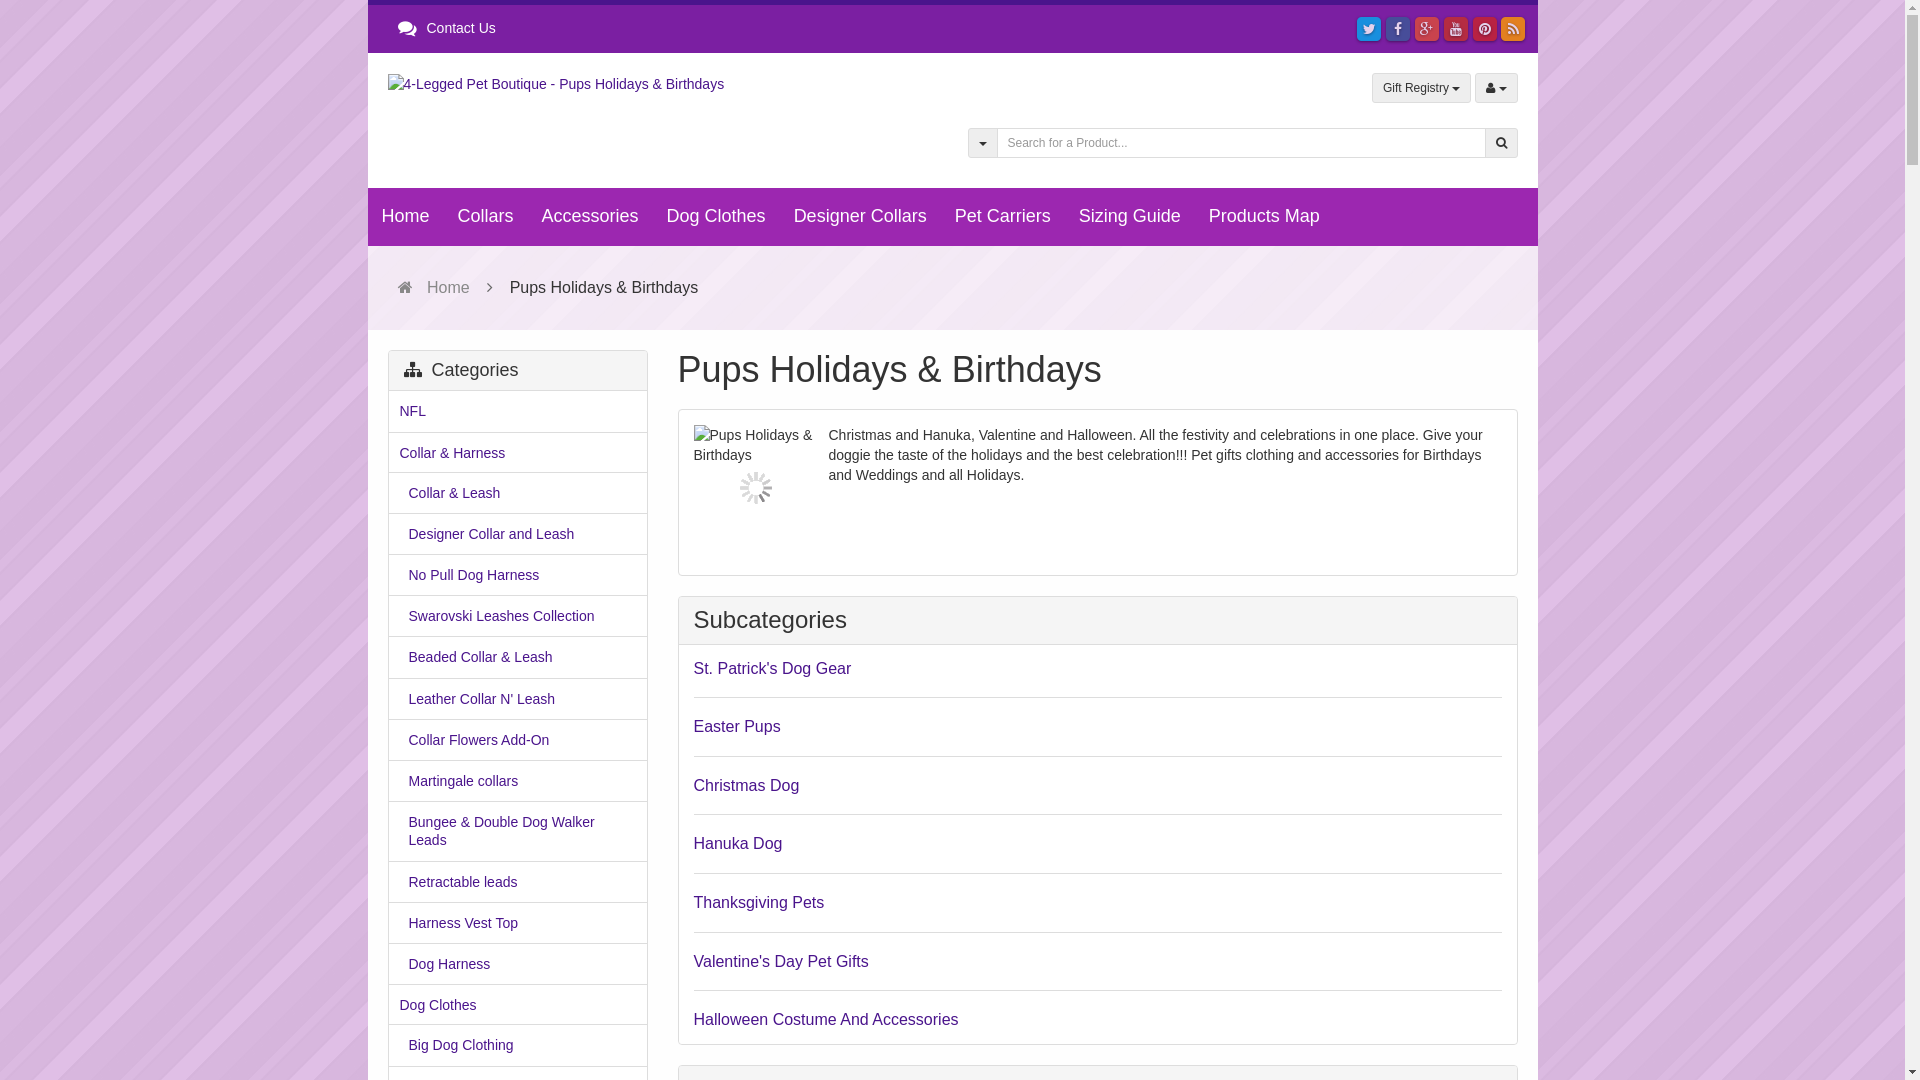 The height and width of the screenshot is (1080, 1920). Describe the element at coordinates (1455, 29) in the screenshot. I see `'YouTube'` at that location.